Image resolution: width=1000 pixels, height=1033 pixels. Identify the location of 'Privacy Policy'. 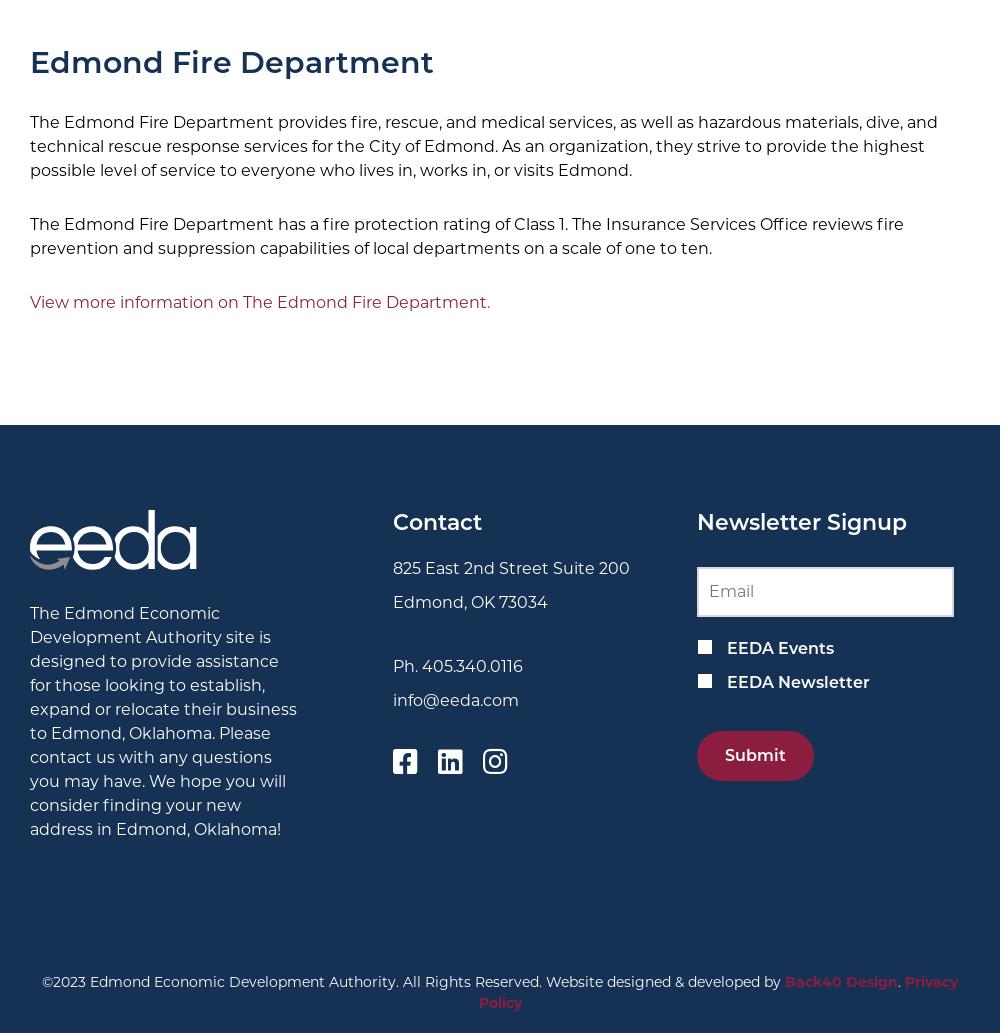
(477, 991).